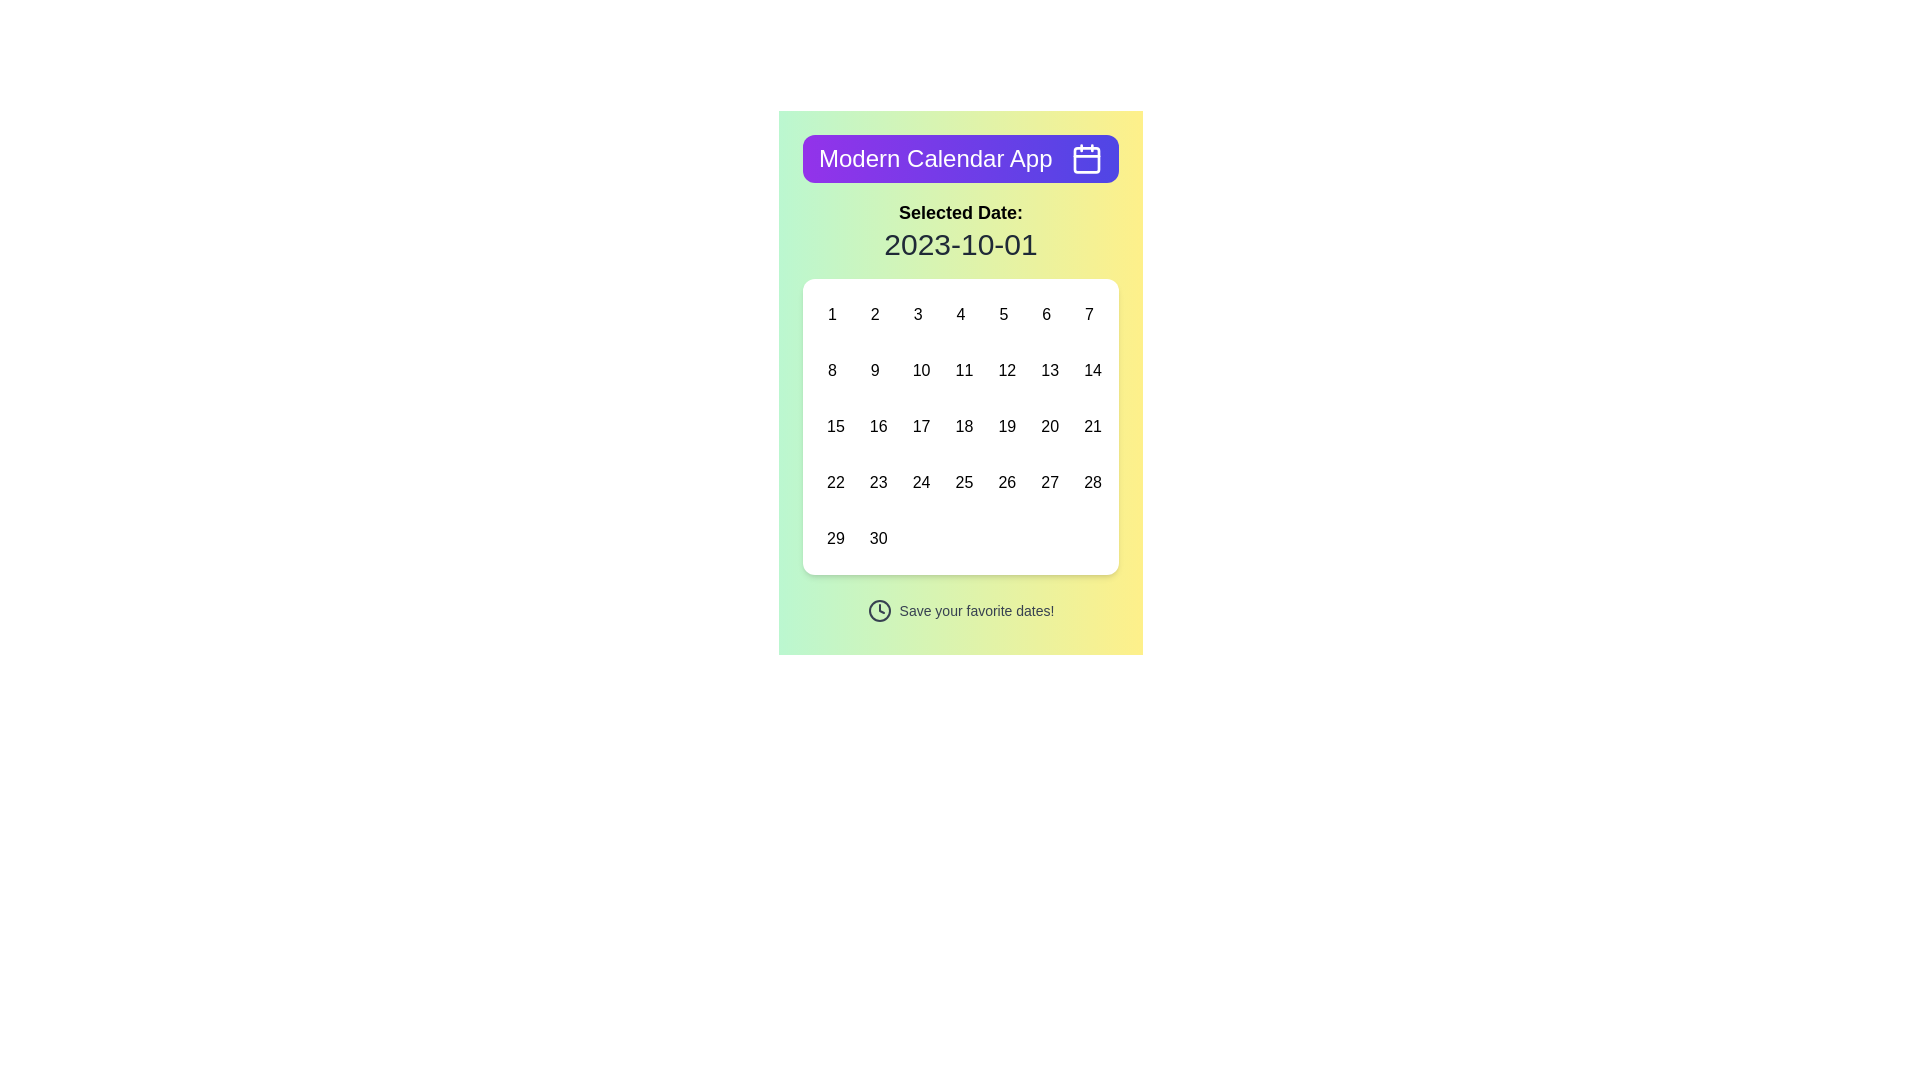  I want to click on the button representing the 23rd day of the month in the calendar grid, so click(875, 482).